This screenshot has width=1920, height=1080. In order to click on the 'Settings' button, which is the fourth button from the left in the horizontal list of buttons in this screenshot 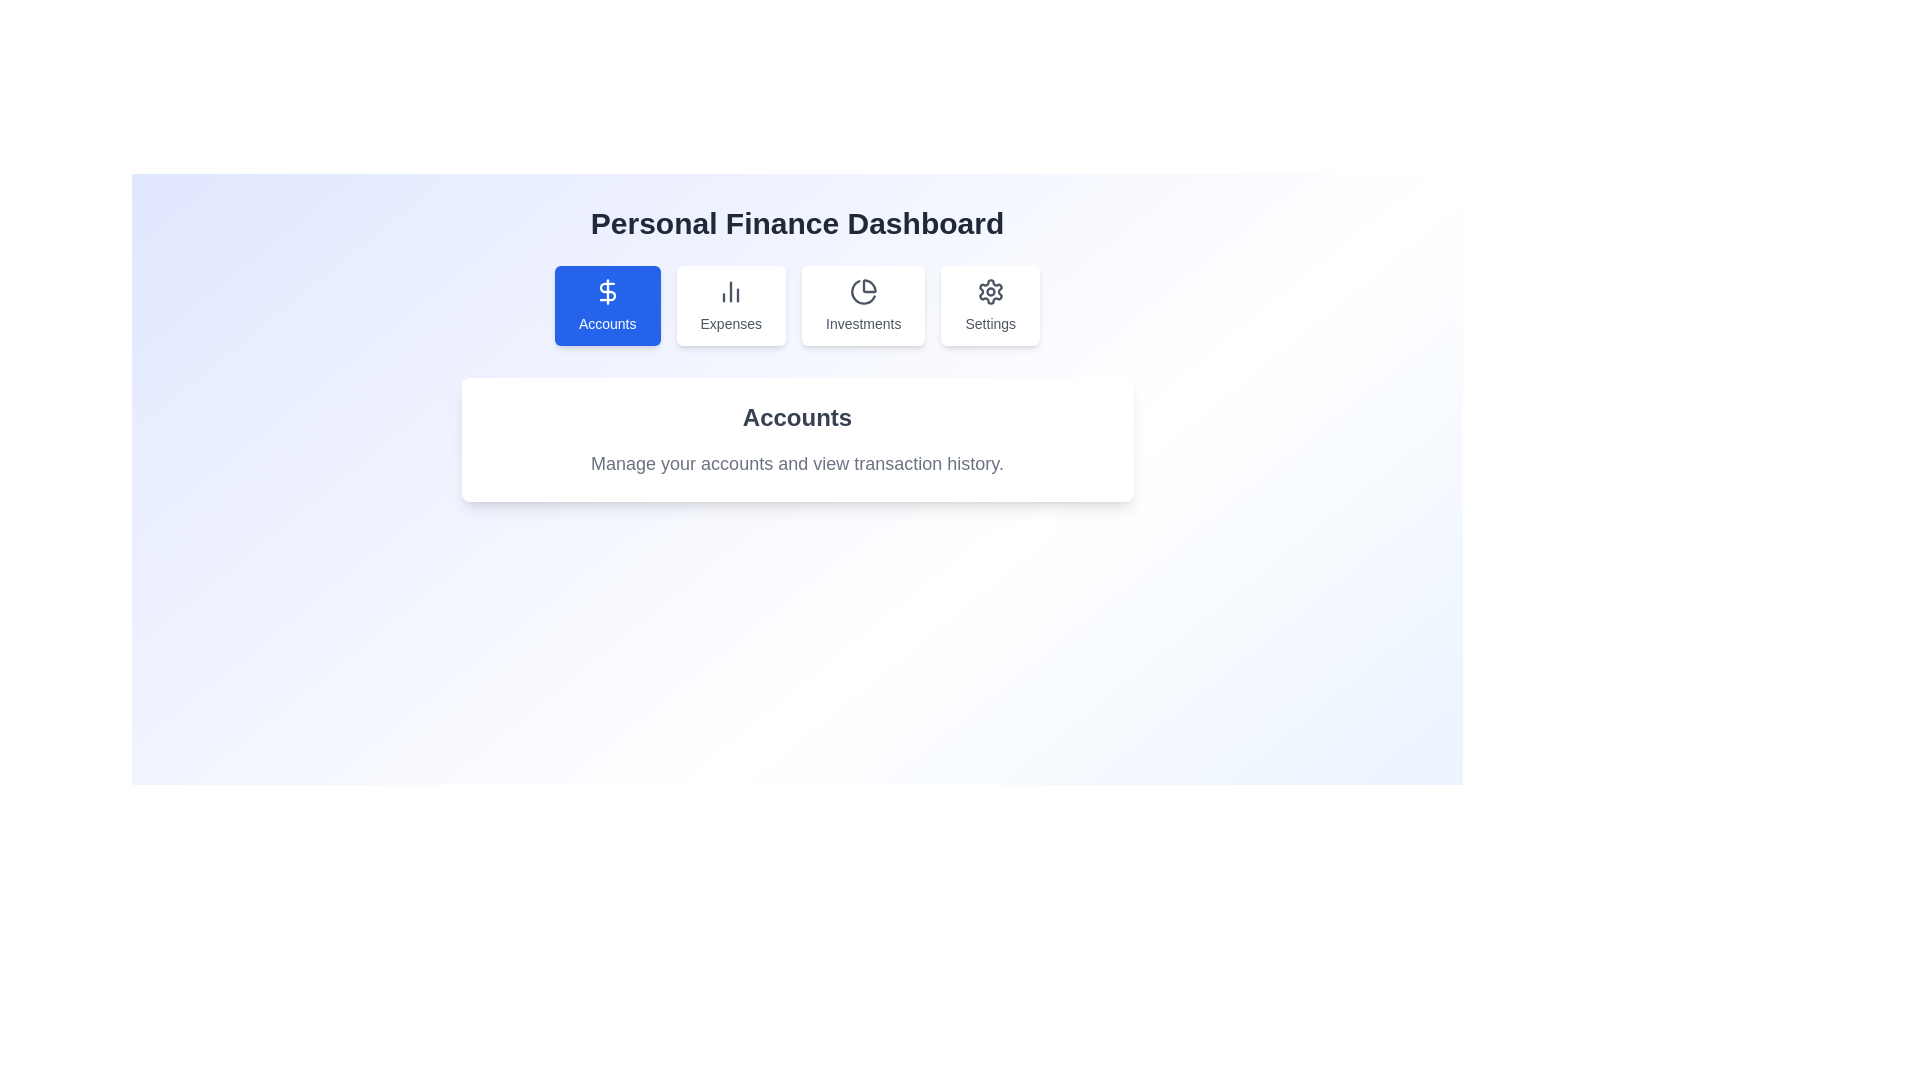, I will do `click(990, 305)`.